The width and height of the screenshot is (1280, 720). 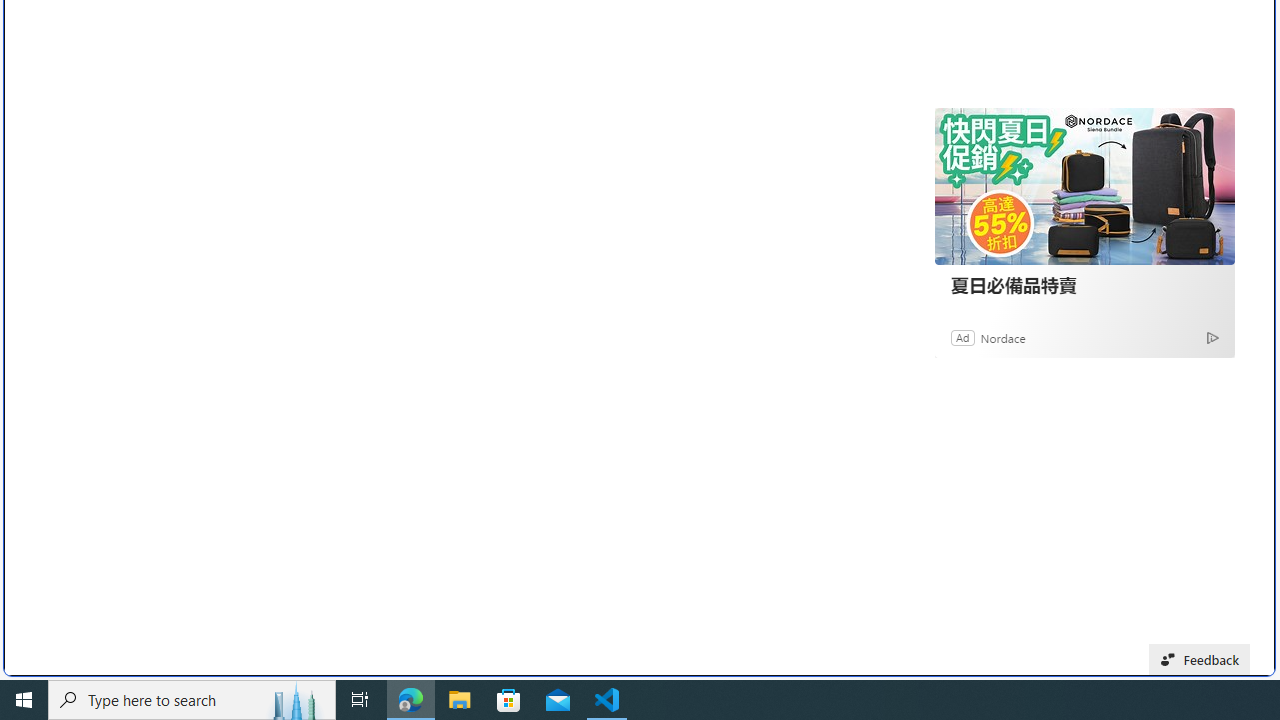 What do you see at coordinates (963, 336) in the screenshot?
I see `'Ad'` at bounding box center [963, 336].